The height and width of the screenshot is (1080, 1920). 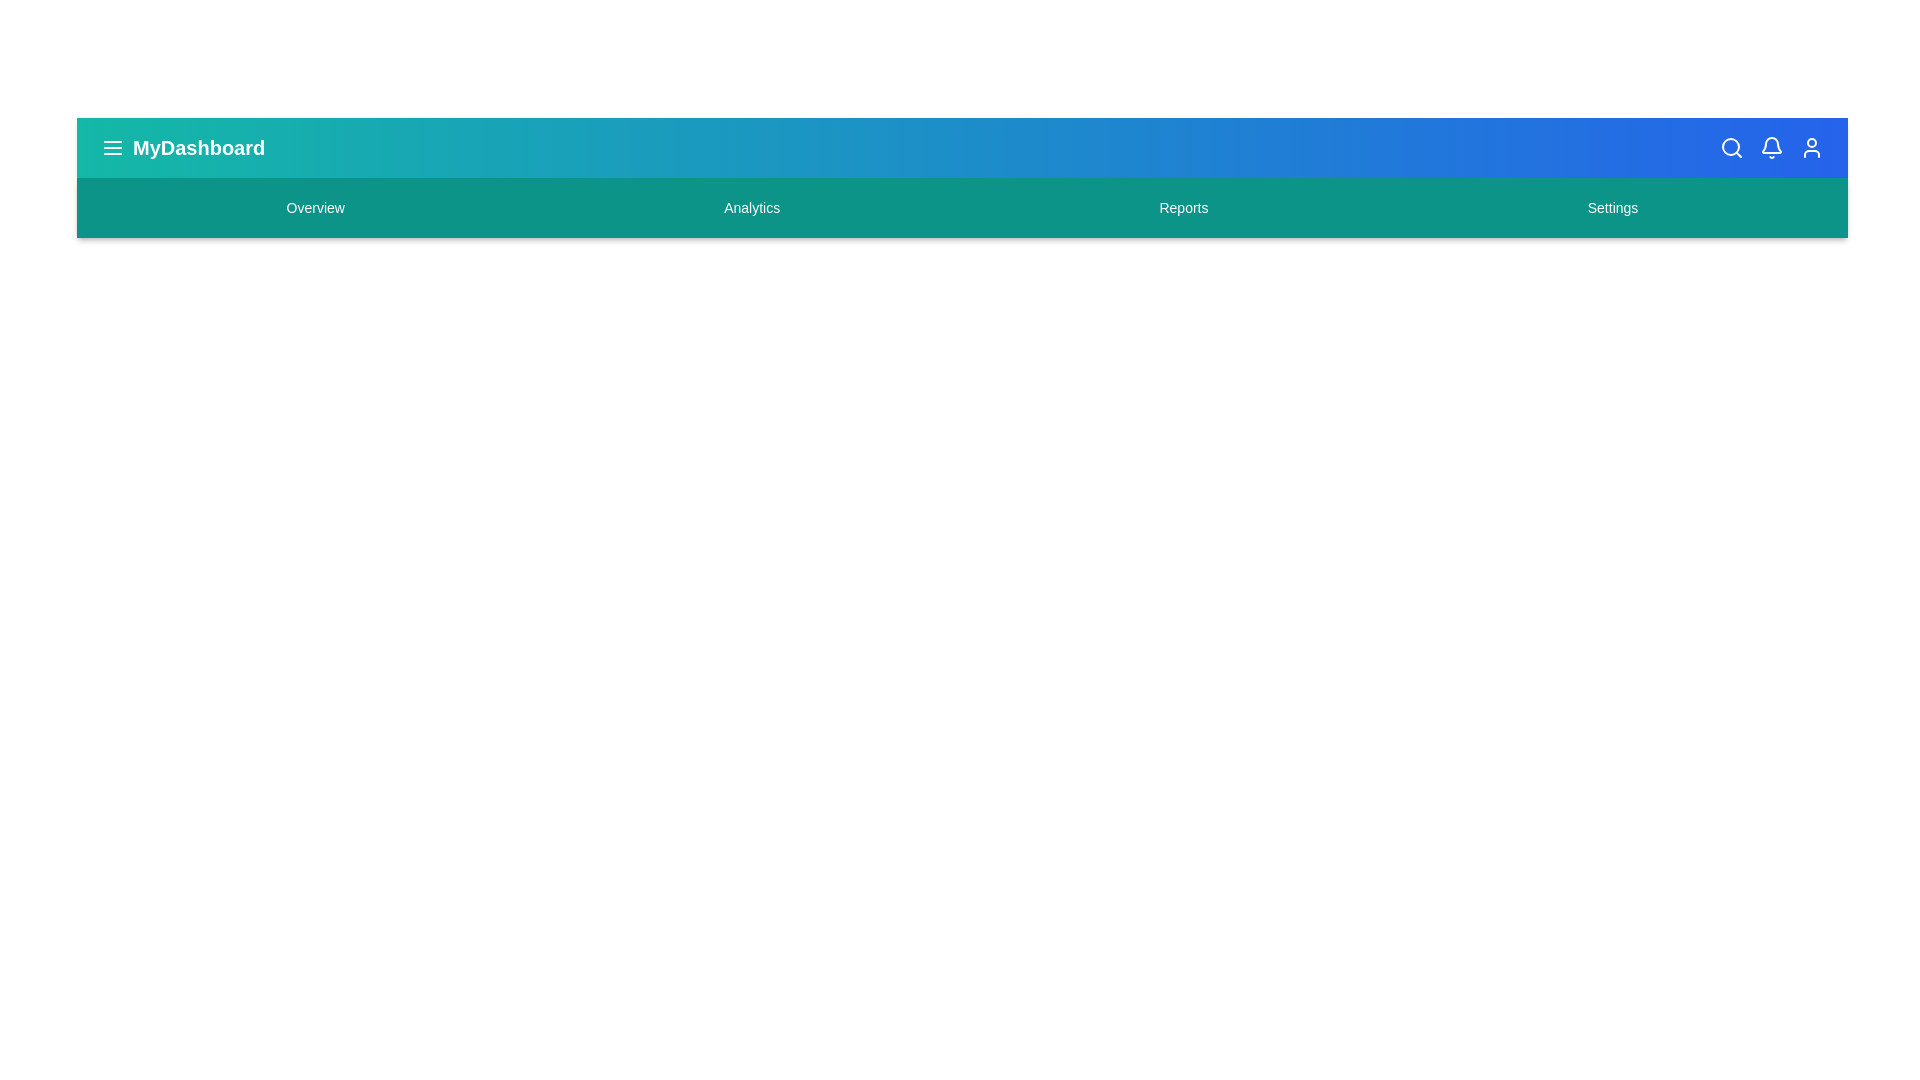 What do you see at coordinates (112, 146) in the screenshot?
I see `the toggle button to toggle the menu visibility` at bounding box center [112, 146].